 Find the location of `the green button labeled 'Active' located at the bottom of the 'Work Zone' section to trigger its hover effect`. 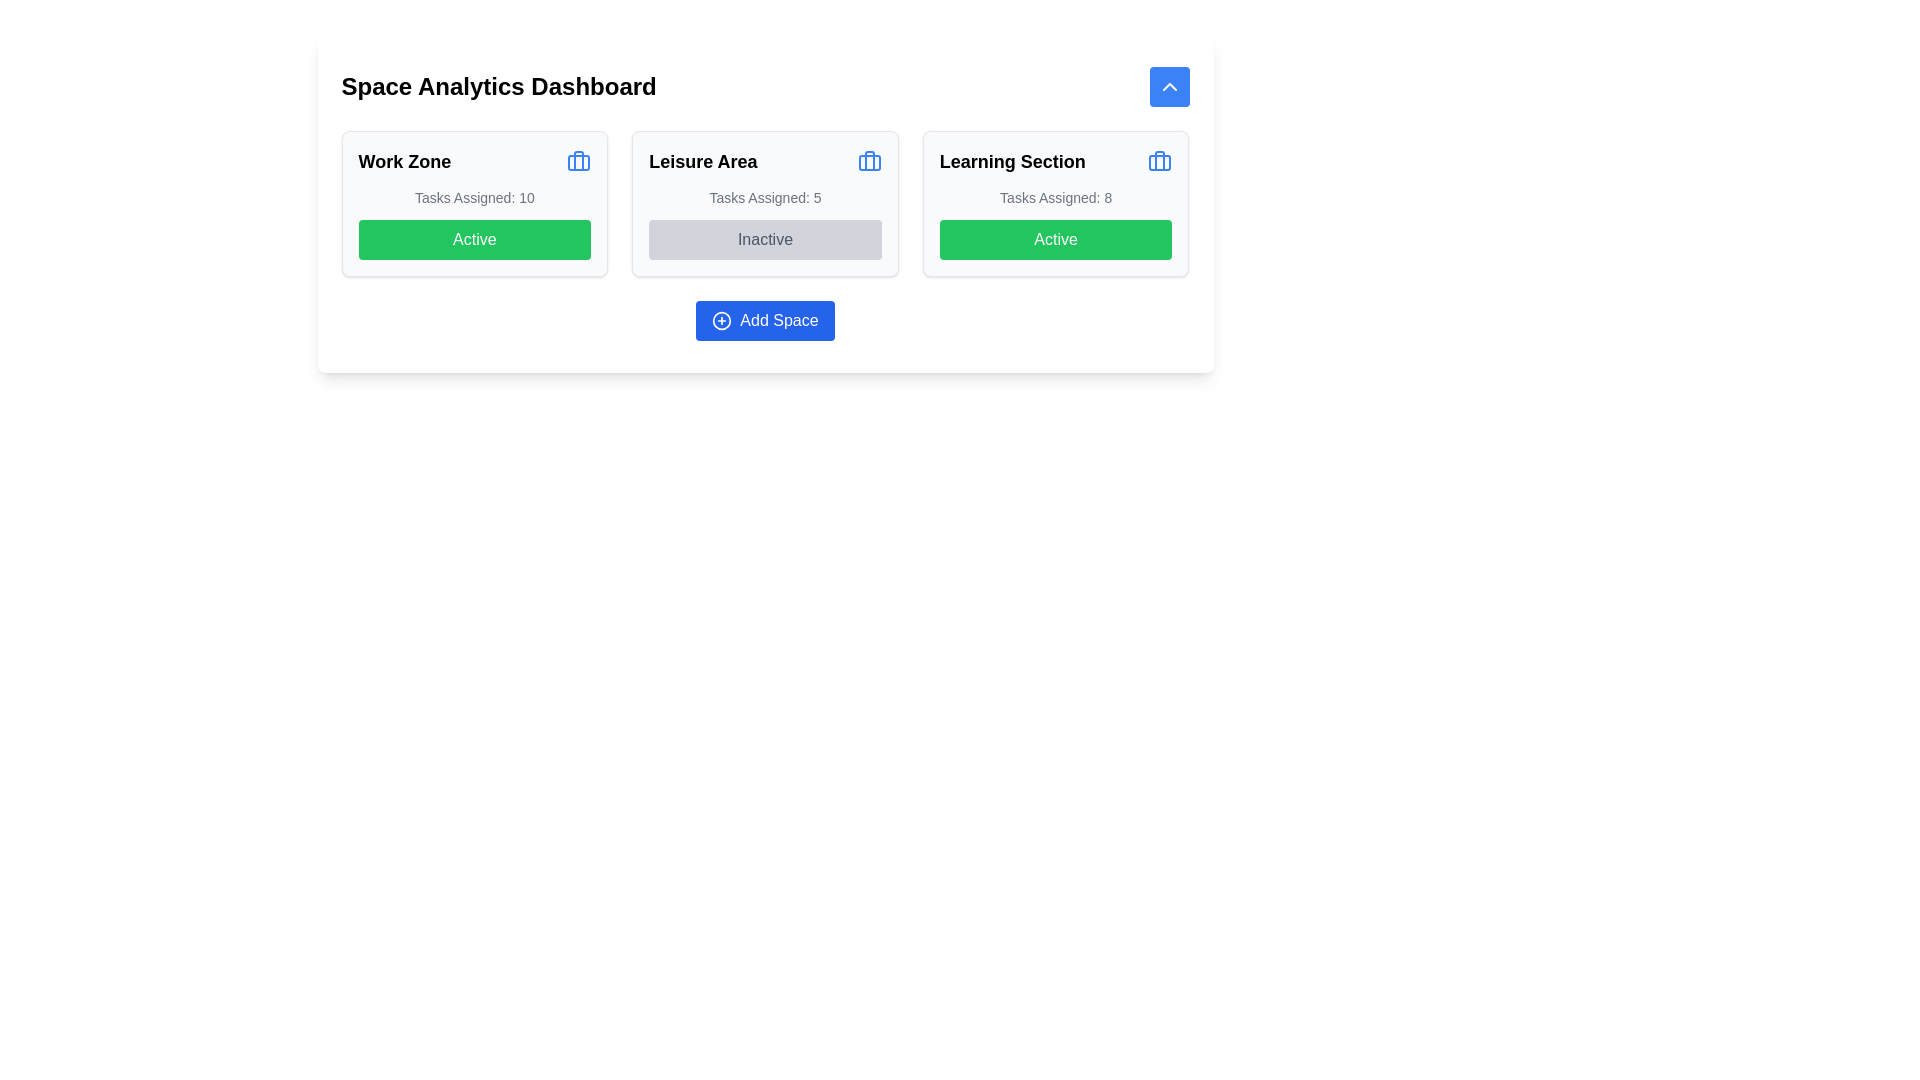

the green button labeled 'Active' located at the bottom of the 'Work Zone' section to trigger its hover effect is located at coordinates (473, 238).